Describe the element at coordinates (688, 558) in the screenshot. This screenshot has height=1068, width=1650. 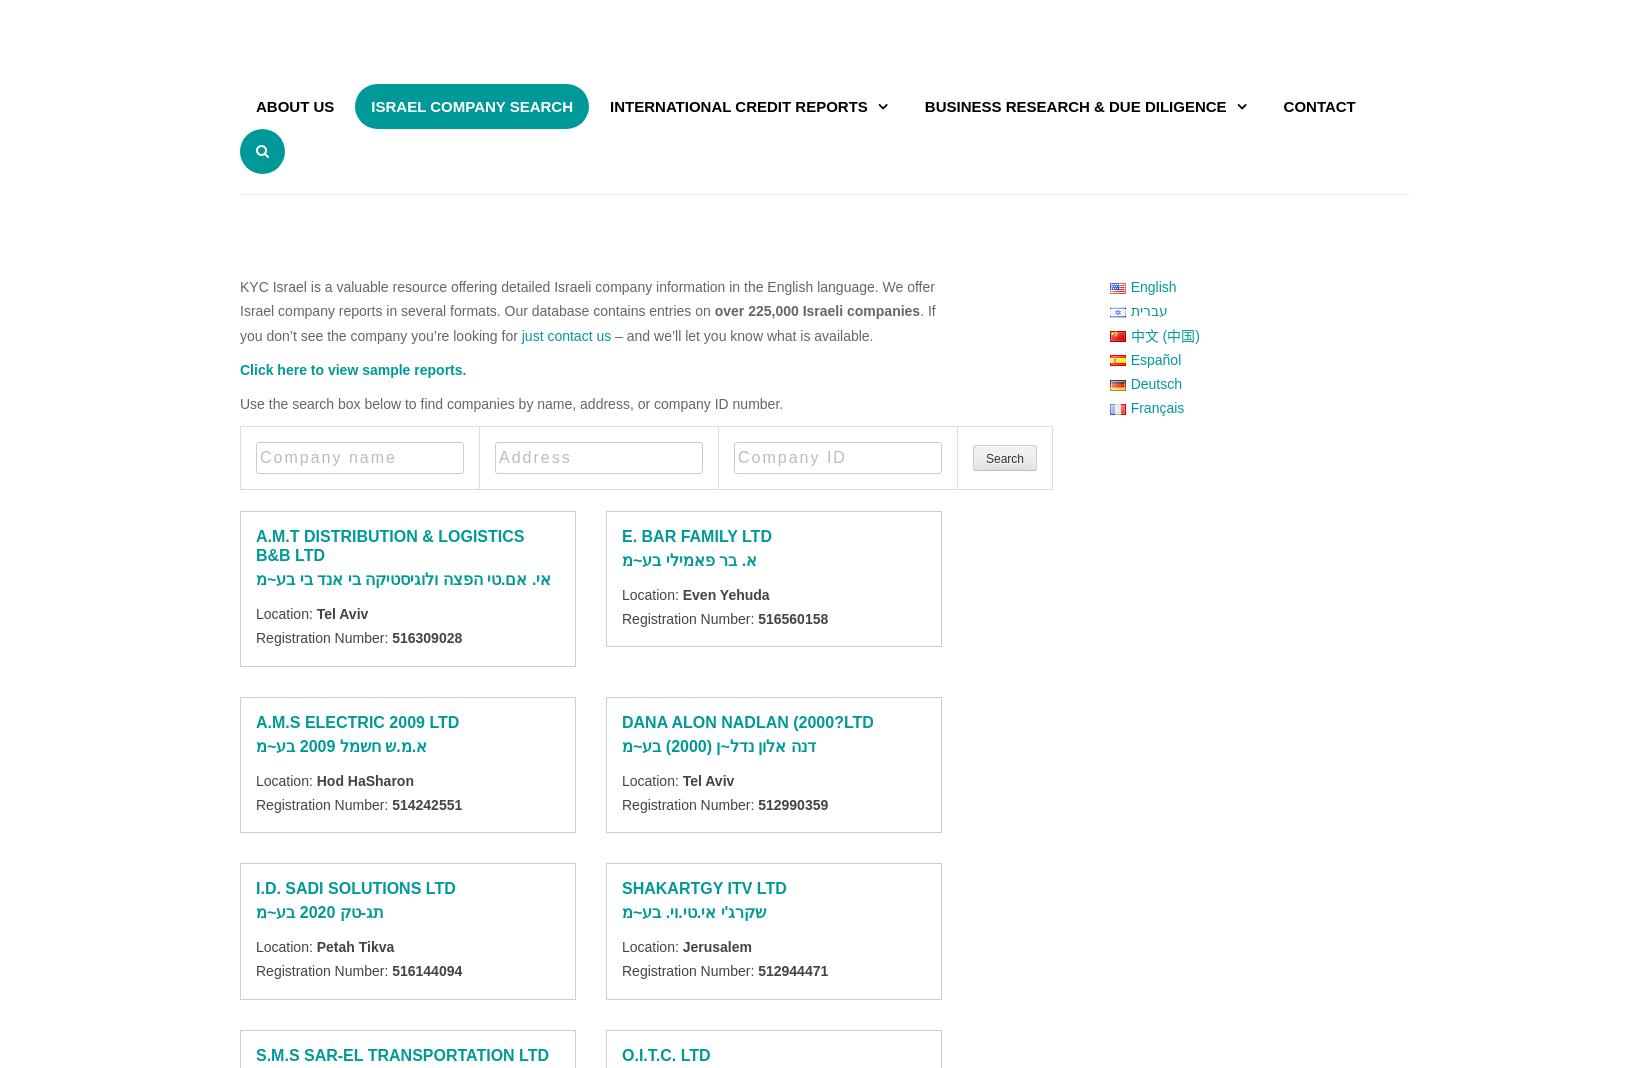
I see `'א. בר פאמילי  בע~מ'` at that location.